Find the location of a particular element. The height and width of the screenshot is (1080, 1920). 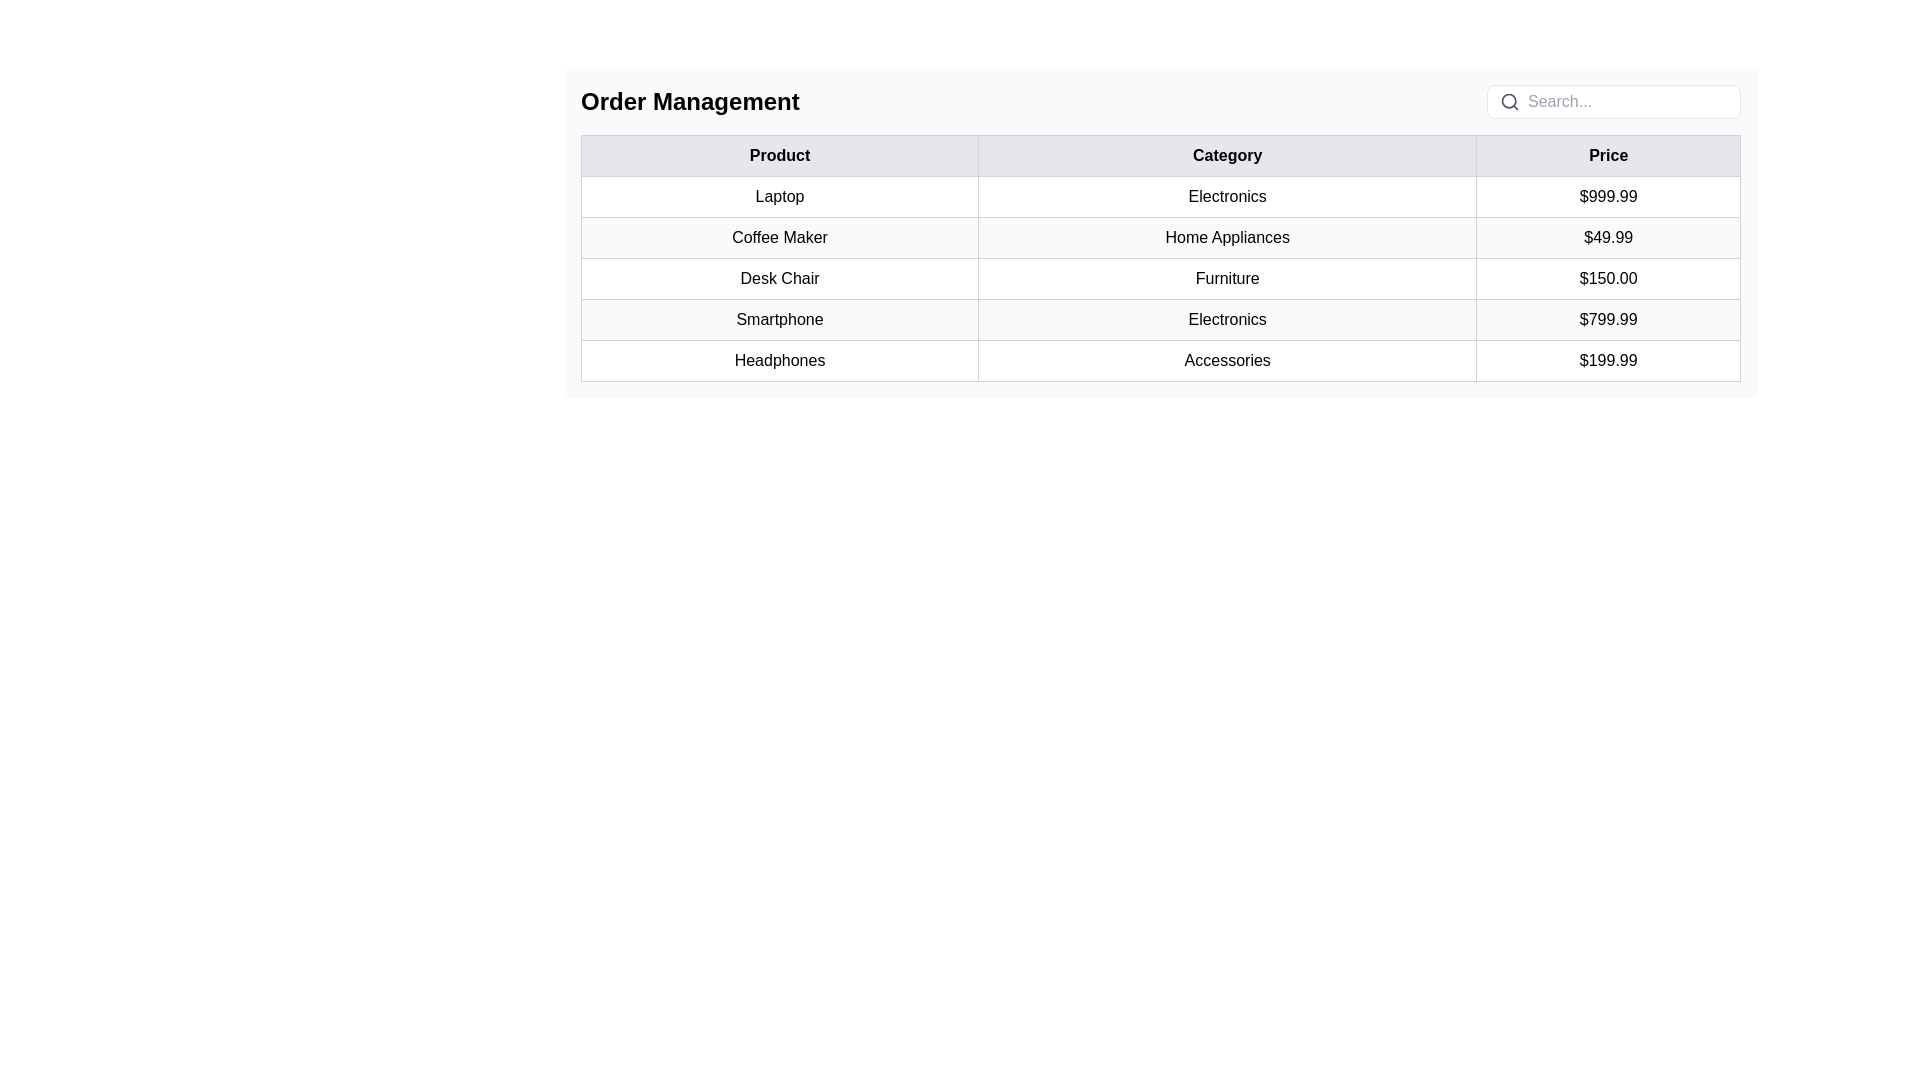

the price label for the 'Desk Chair' product located in the third row and third column of the data table is located at coordinates (1608, 278).